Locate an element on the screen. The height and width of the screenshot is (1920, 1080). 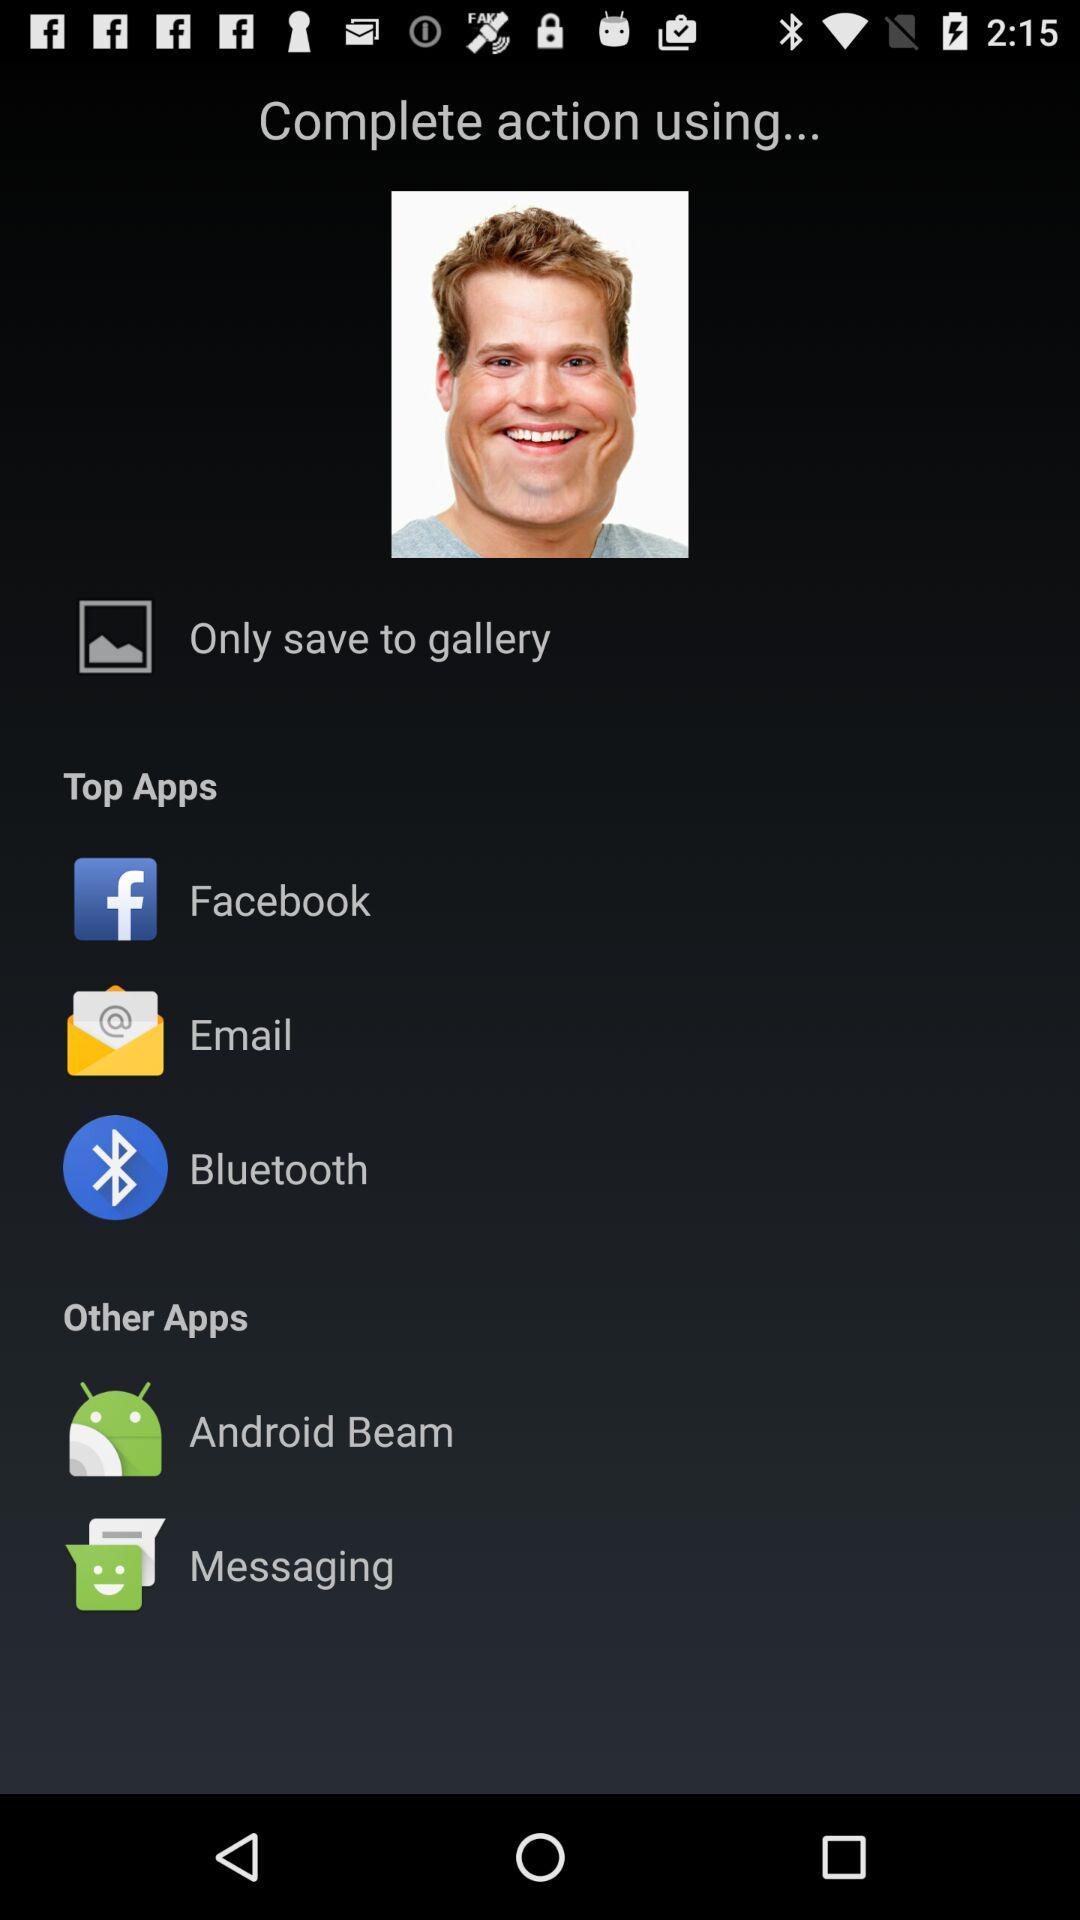
top apps app is located at coordinates (139, 784).